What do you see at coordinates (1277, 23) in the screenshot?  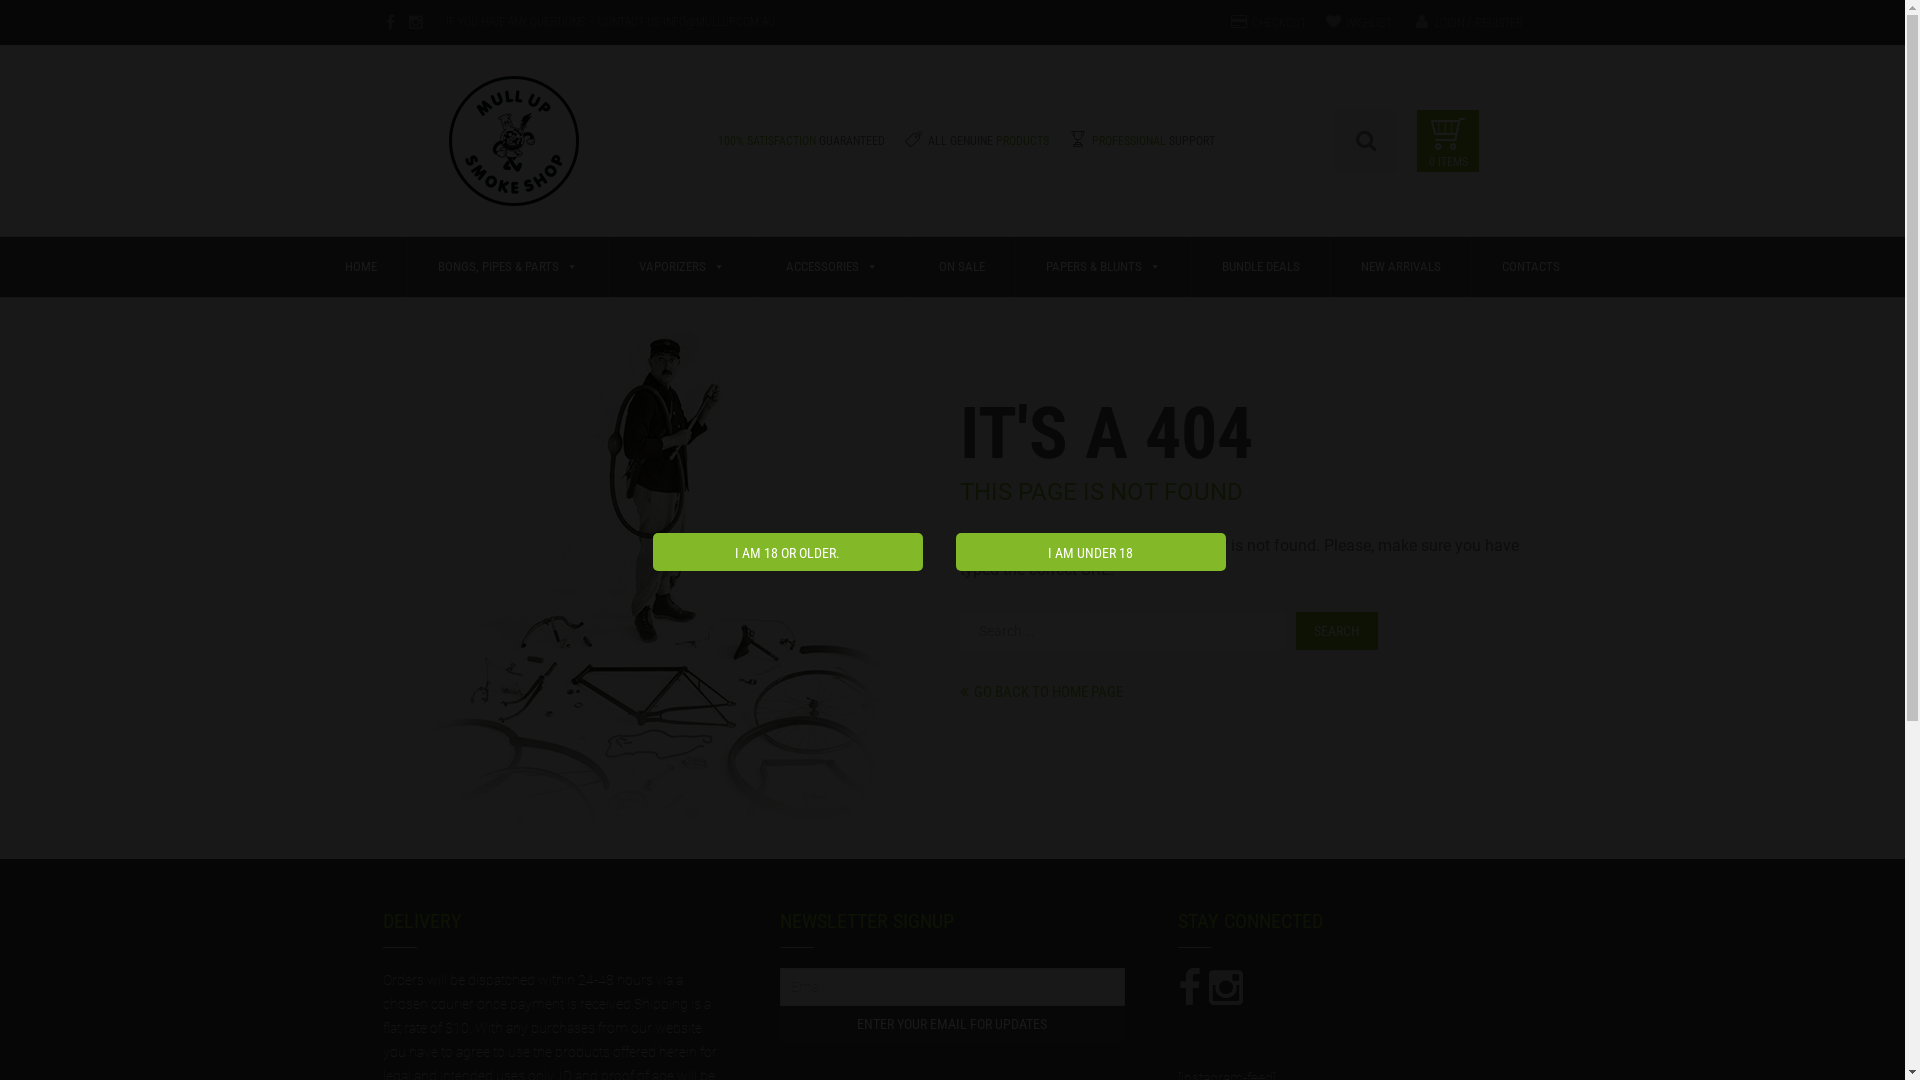 I see `'CHECKOUT'` at bounding box center [1277, 23].